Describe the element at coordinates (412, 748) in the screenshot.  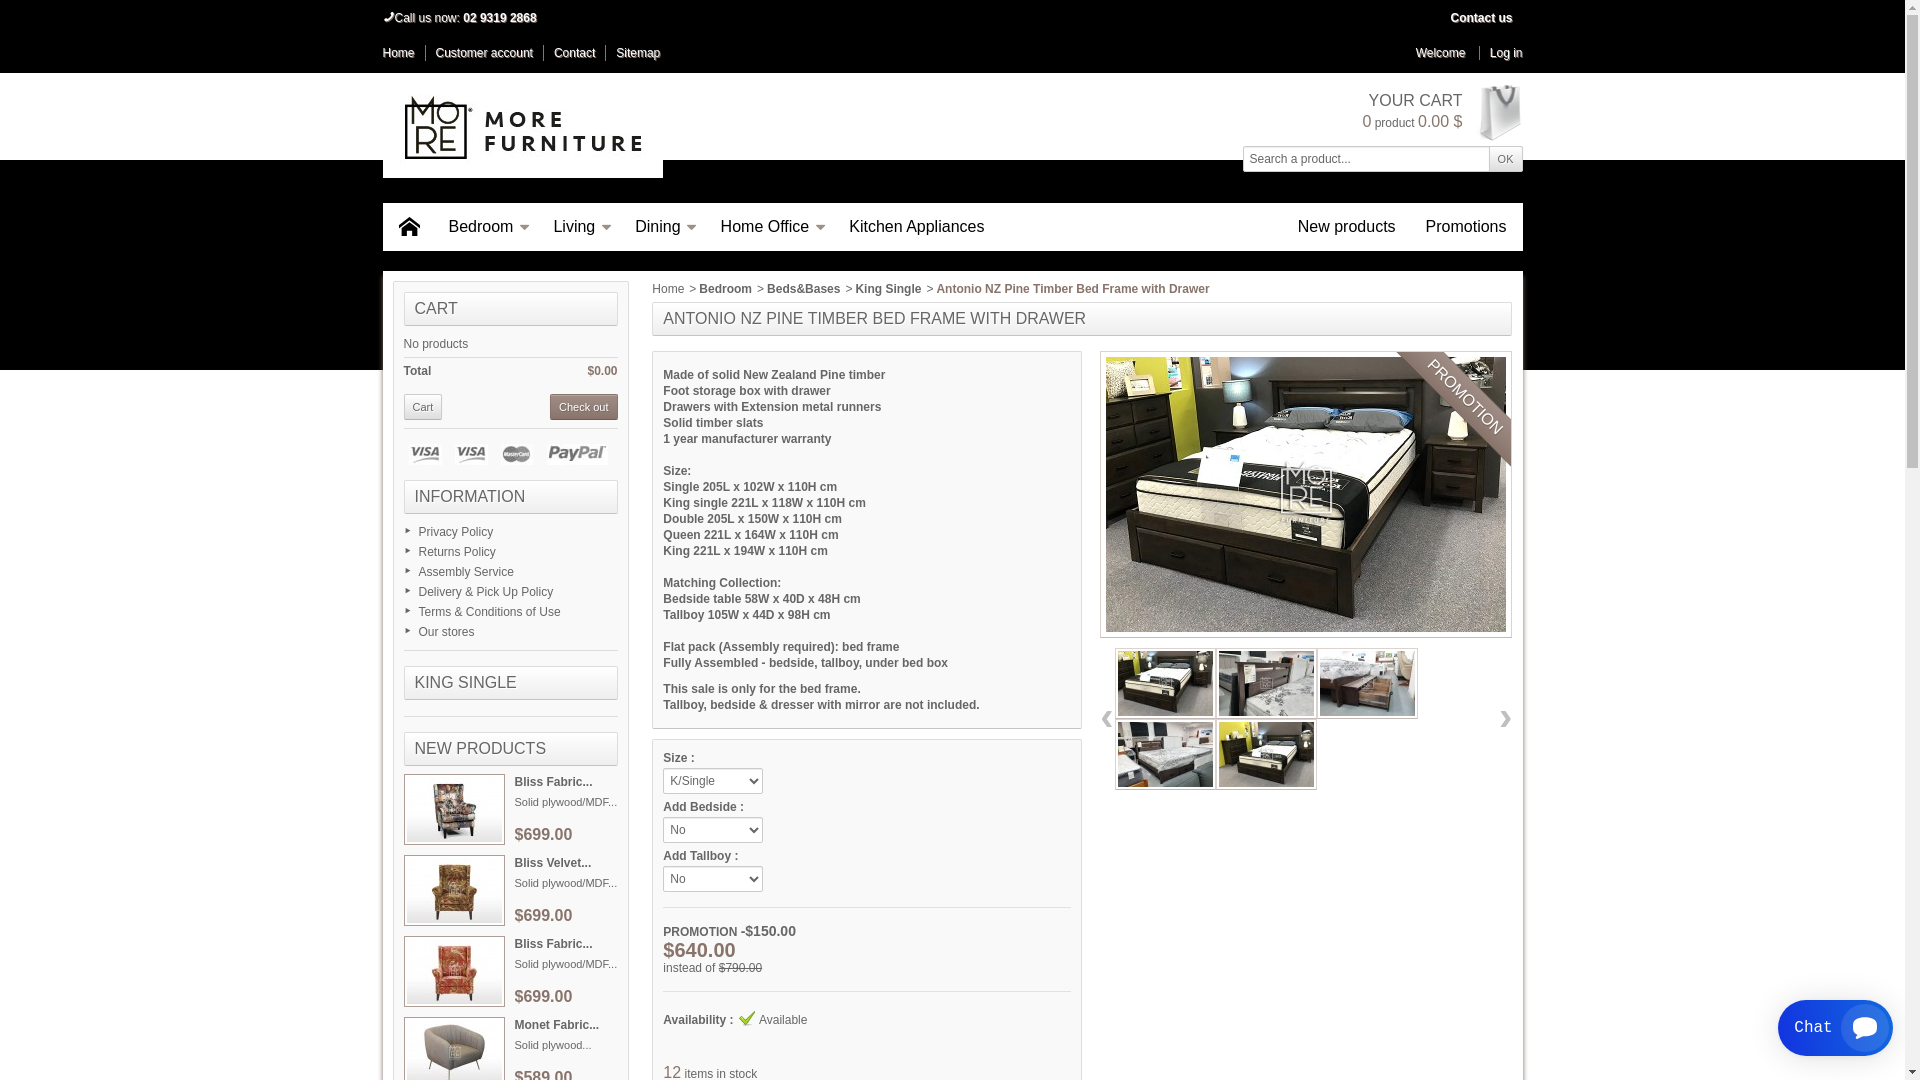
I see `'NEW PRODUCTS'` at that location.